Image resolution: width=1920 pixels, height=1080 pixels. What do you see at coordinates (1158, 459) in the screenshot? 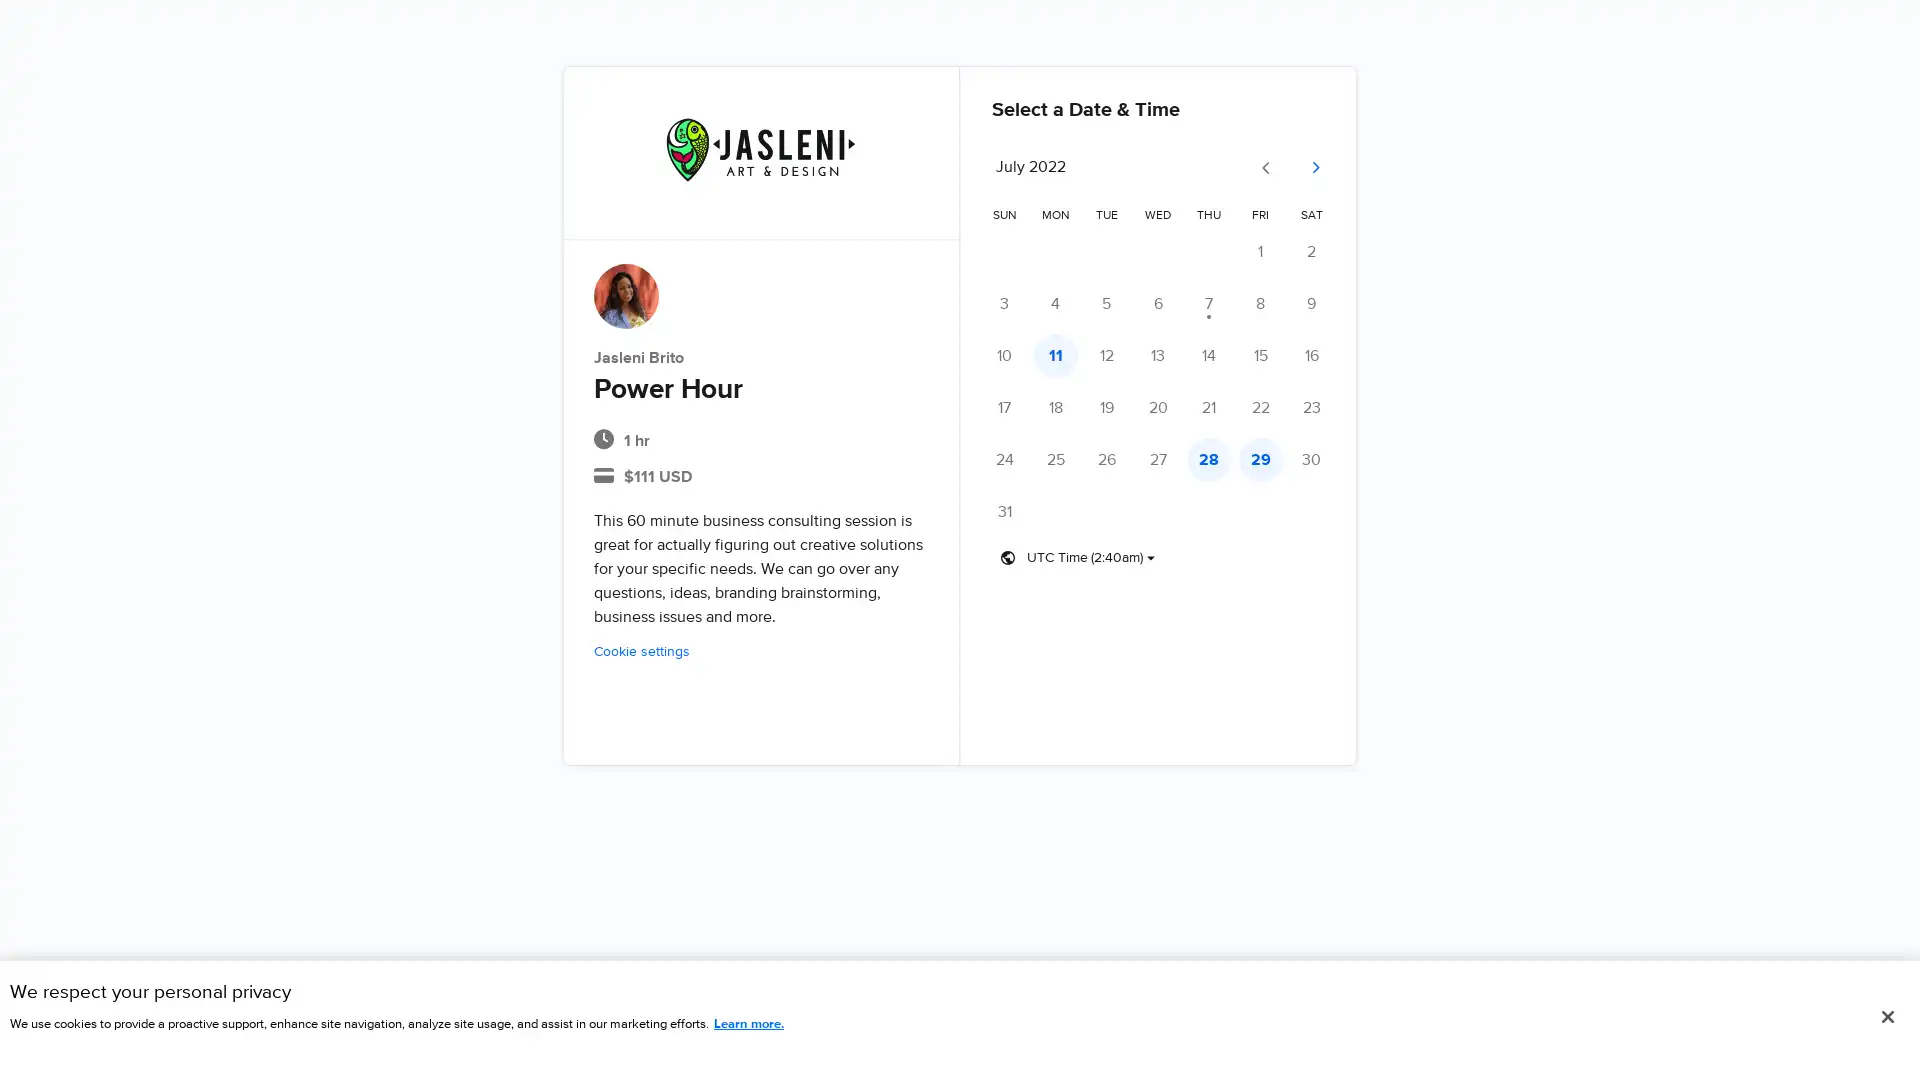
I see `Wednesday, July 27 - No times available` at bounding box center [1158, 459].